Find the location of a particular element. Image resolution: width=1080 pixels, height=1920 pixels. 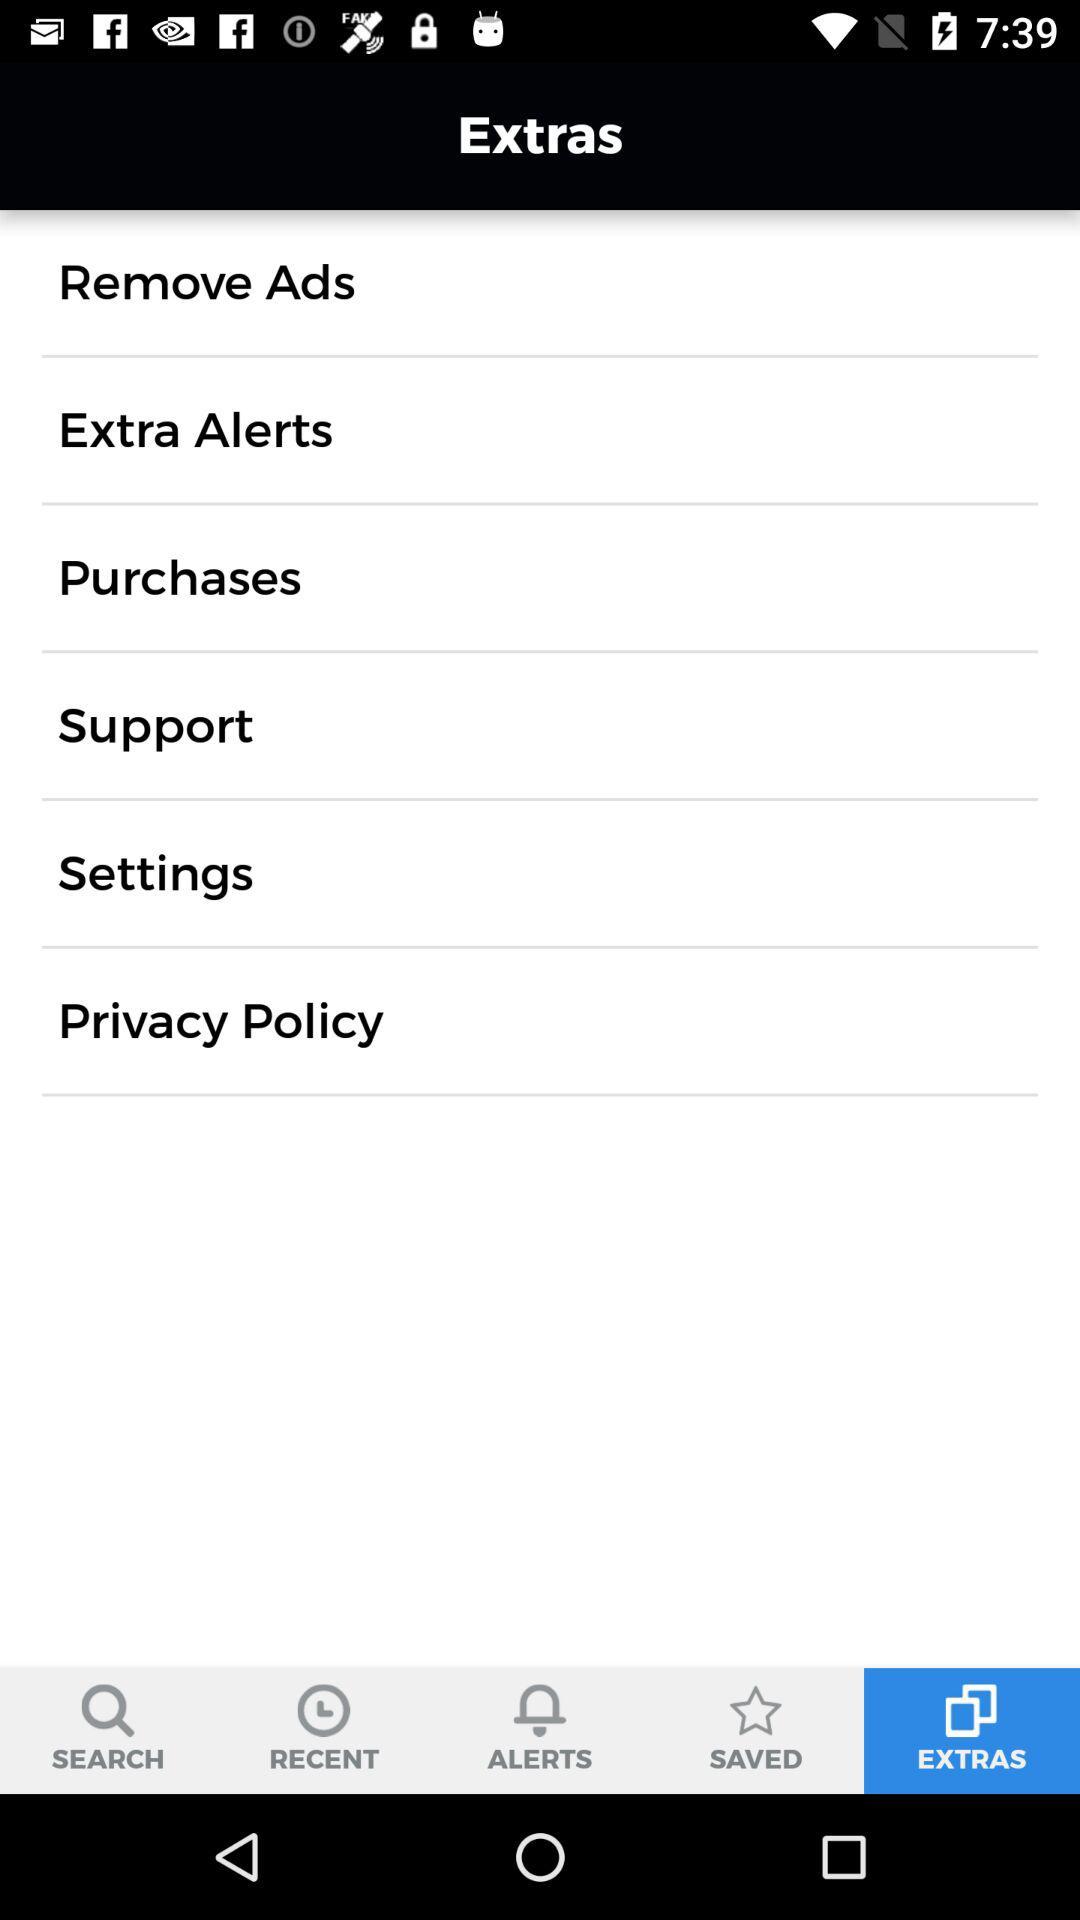

icon below extra alerts icon is located at coordinates (178, 576).